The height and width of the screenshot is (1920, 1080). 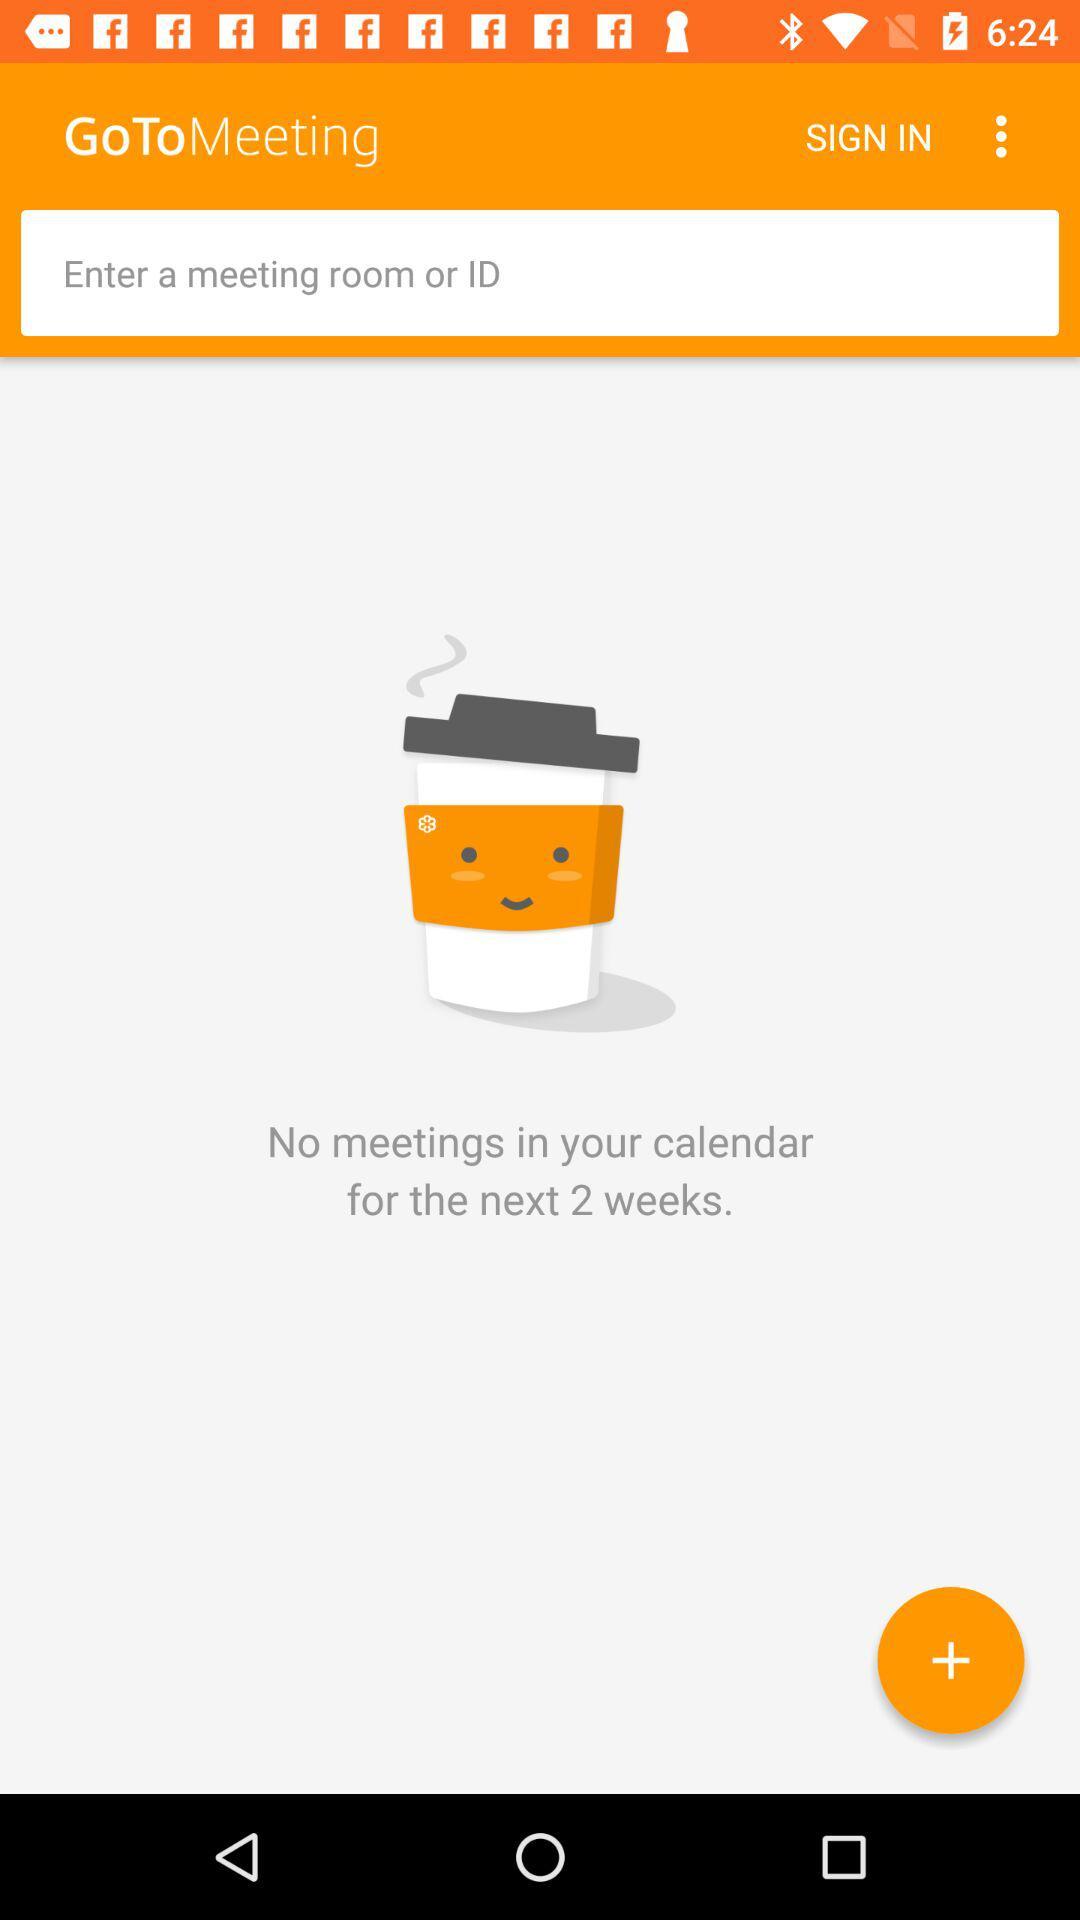 What do you see at coordinates (950, 1660) in the screenshot?
I see `the add icon` at bounding box center [950, 1660].